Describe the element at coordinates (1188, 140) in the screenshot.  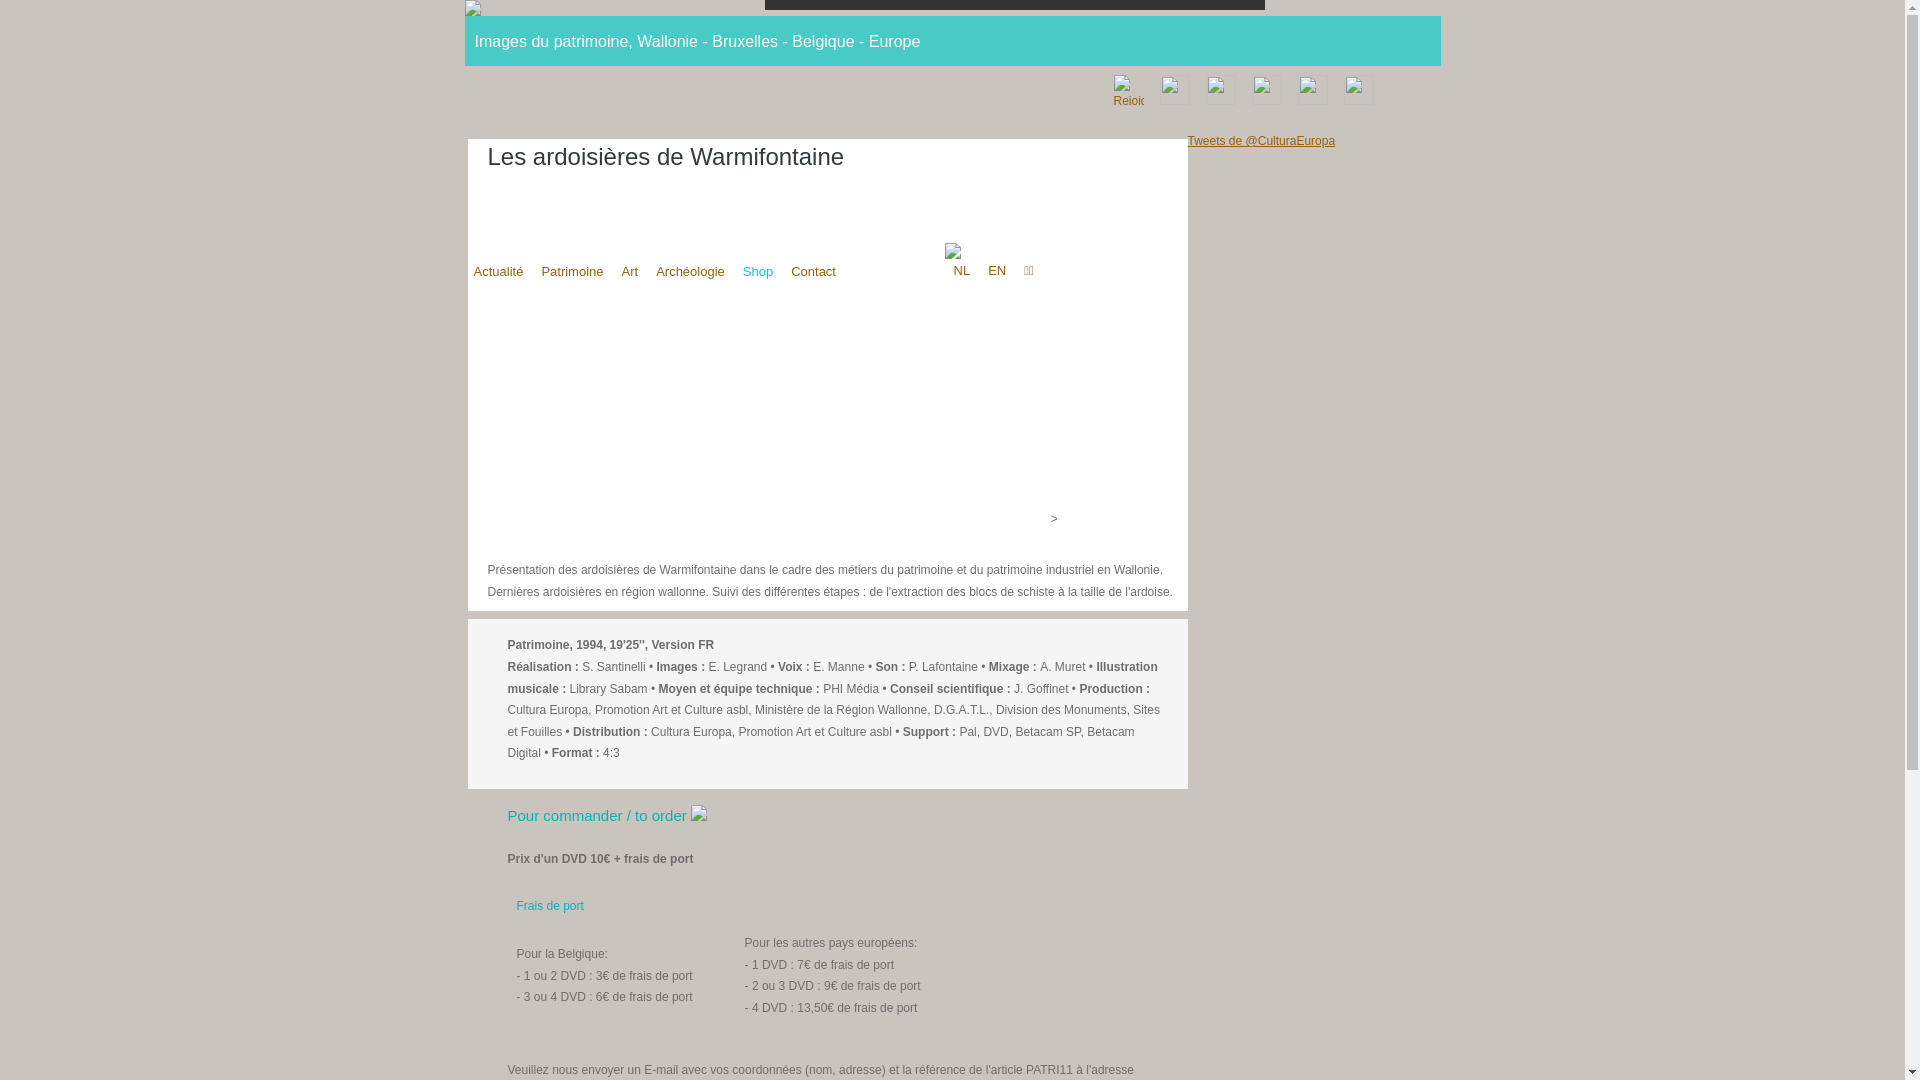
I see `'Tweets de @CulturaEuropa'` at that location.